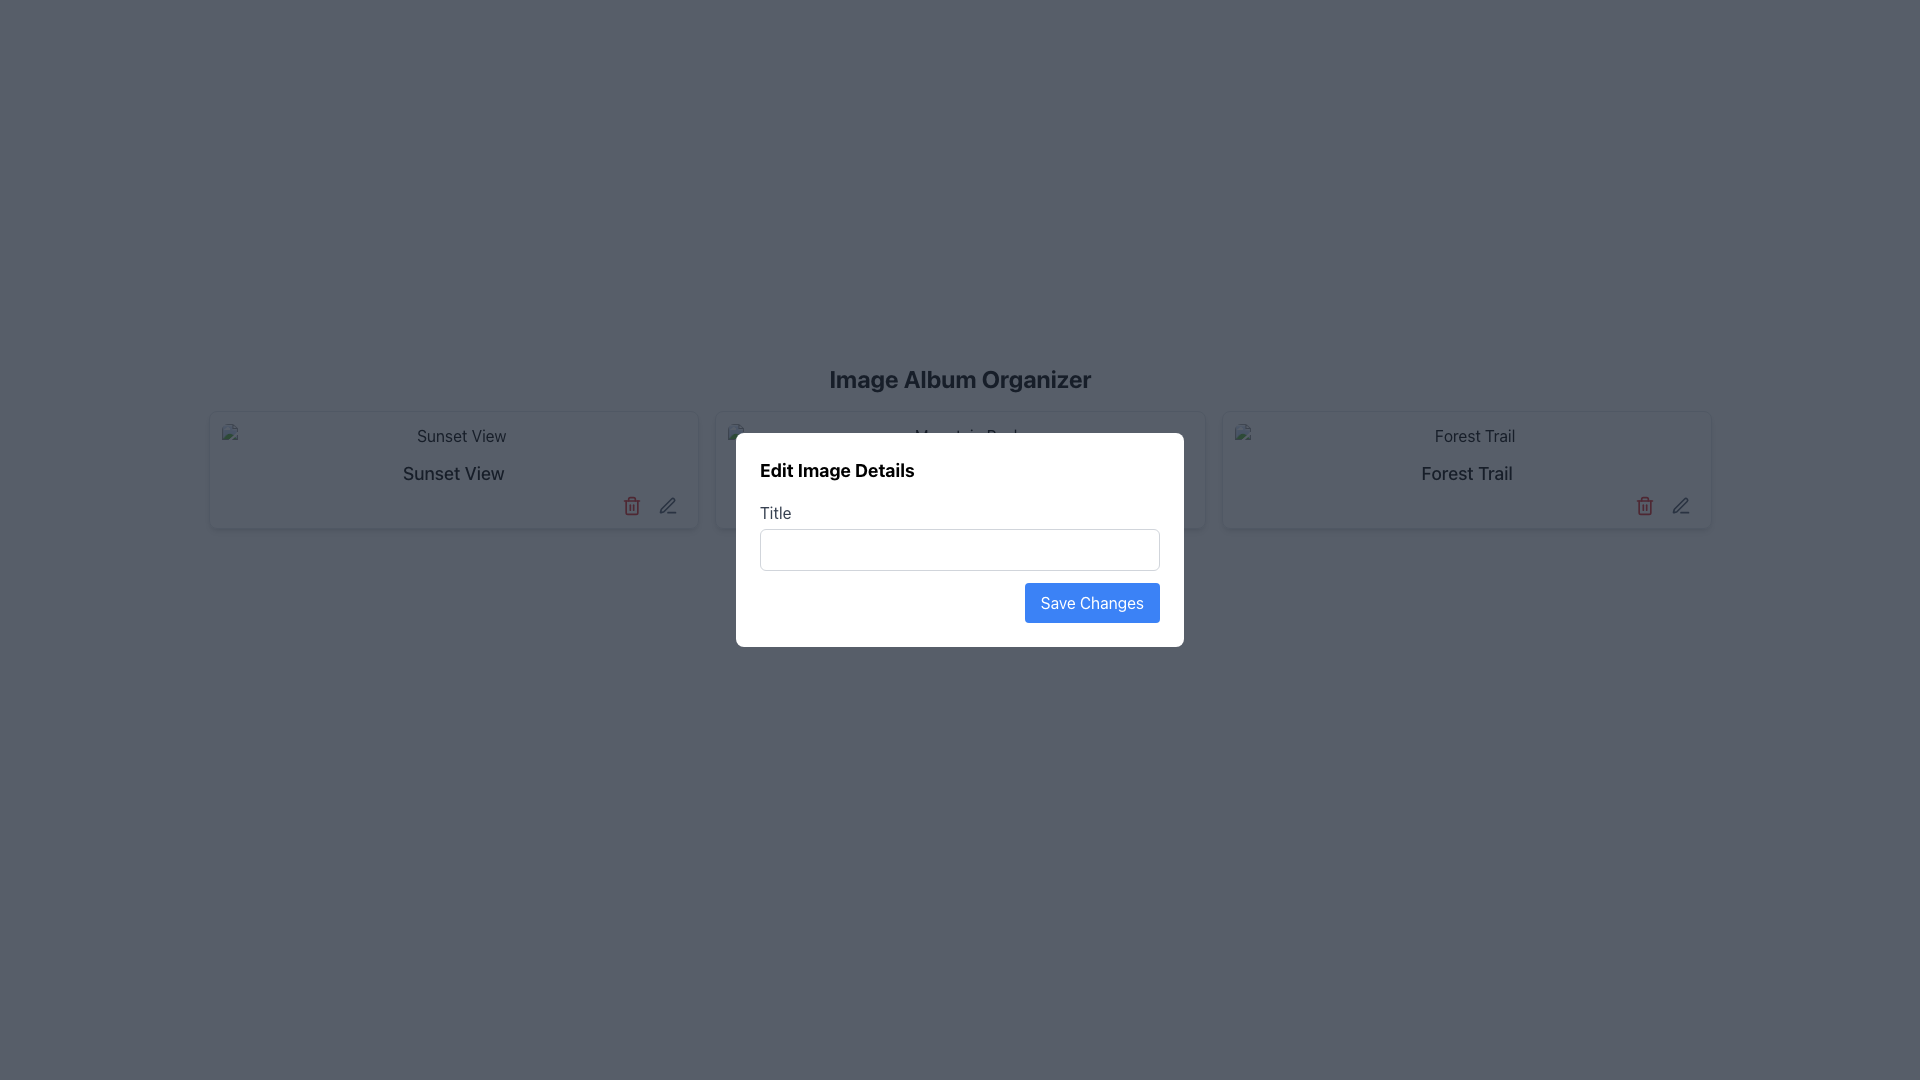 This screenshot has width=1920, height=1080. I want to click on the blue 'Save Changes' button with white text located in the bottom-right corner of the 'Edit Image Details' modal, so click(1091, 601).